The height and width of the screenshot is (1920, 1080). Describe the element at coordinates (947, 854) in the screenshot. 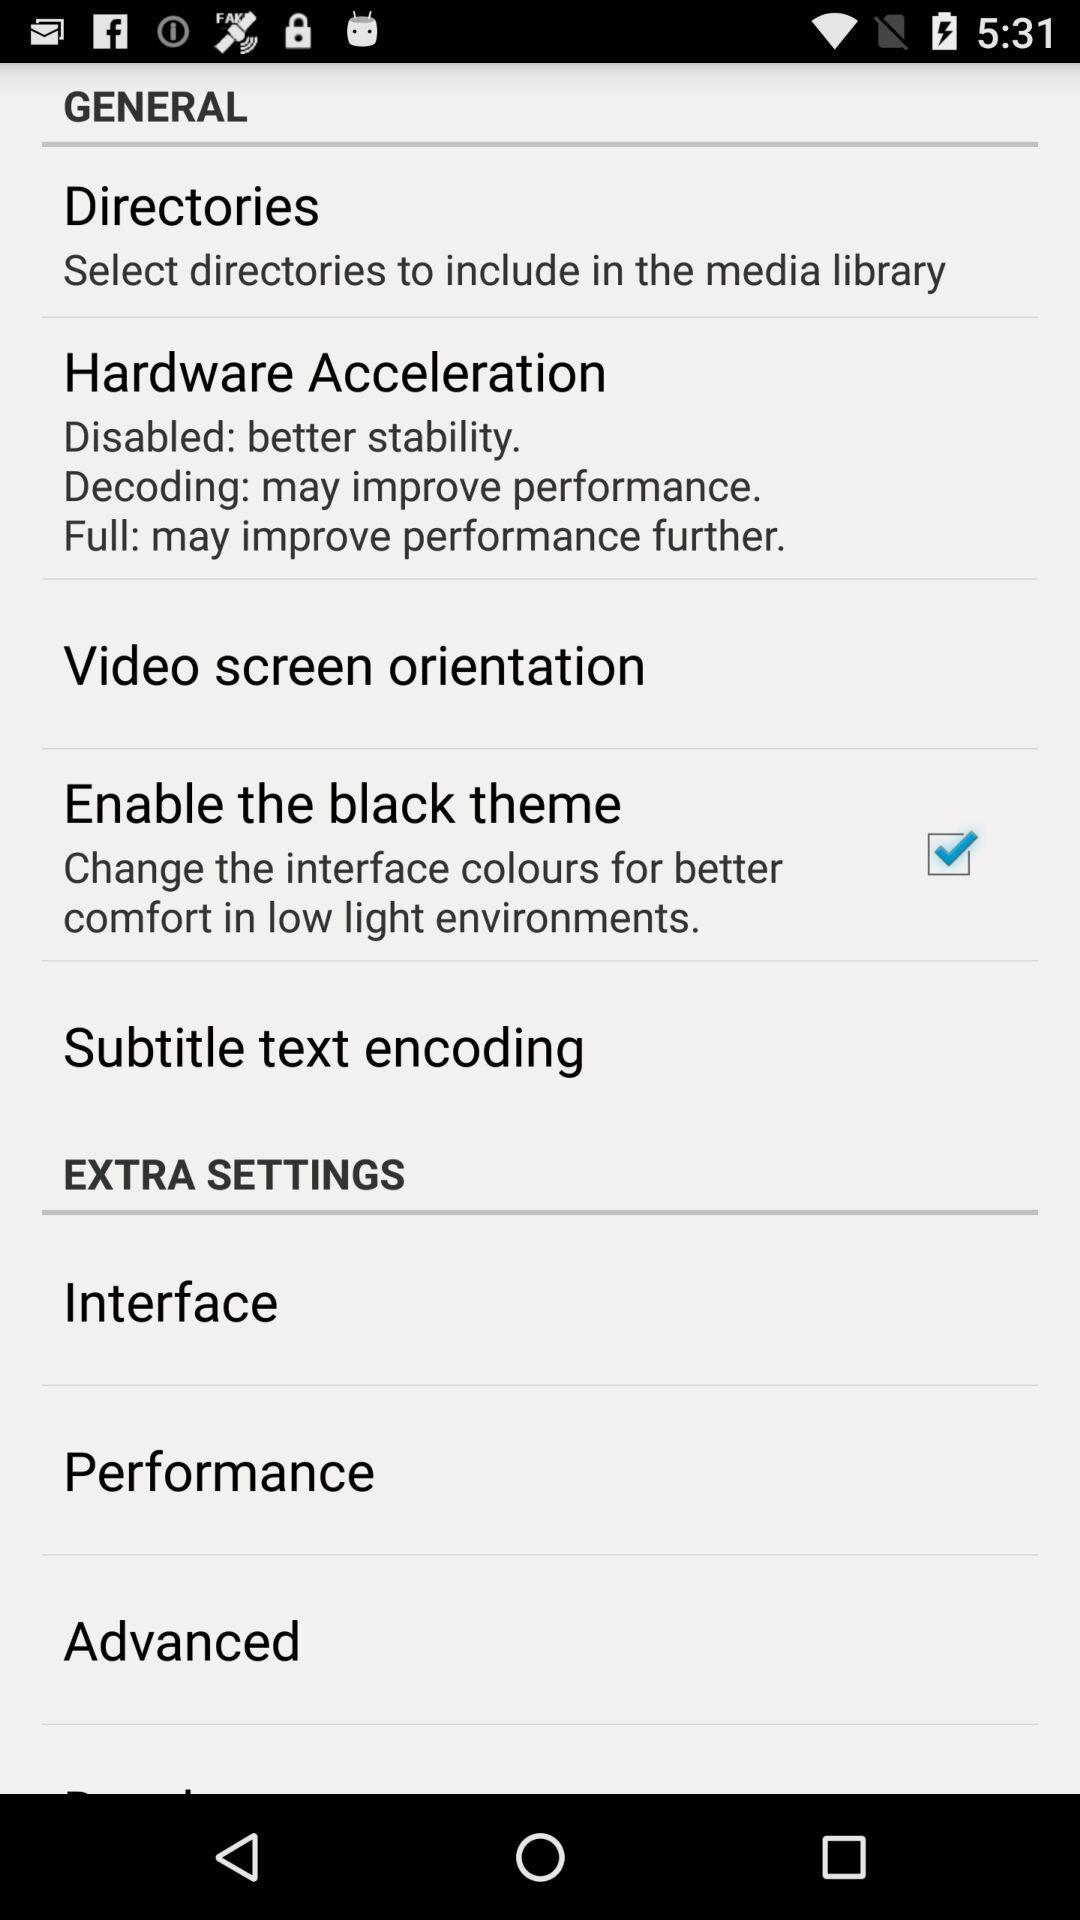

I see `the app above the extra settings item` at that location.